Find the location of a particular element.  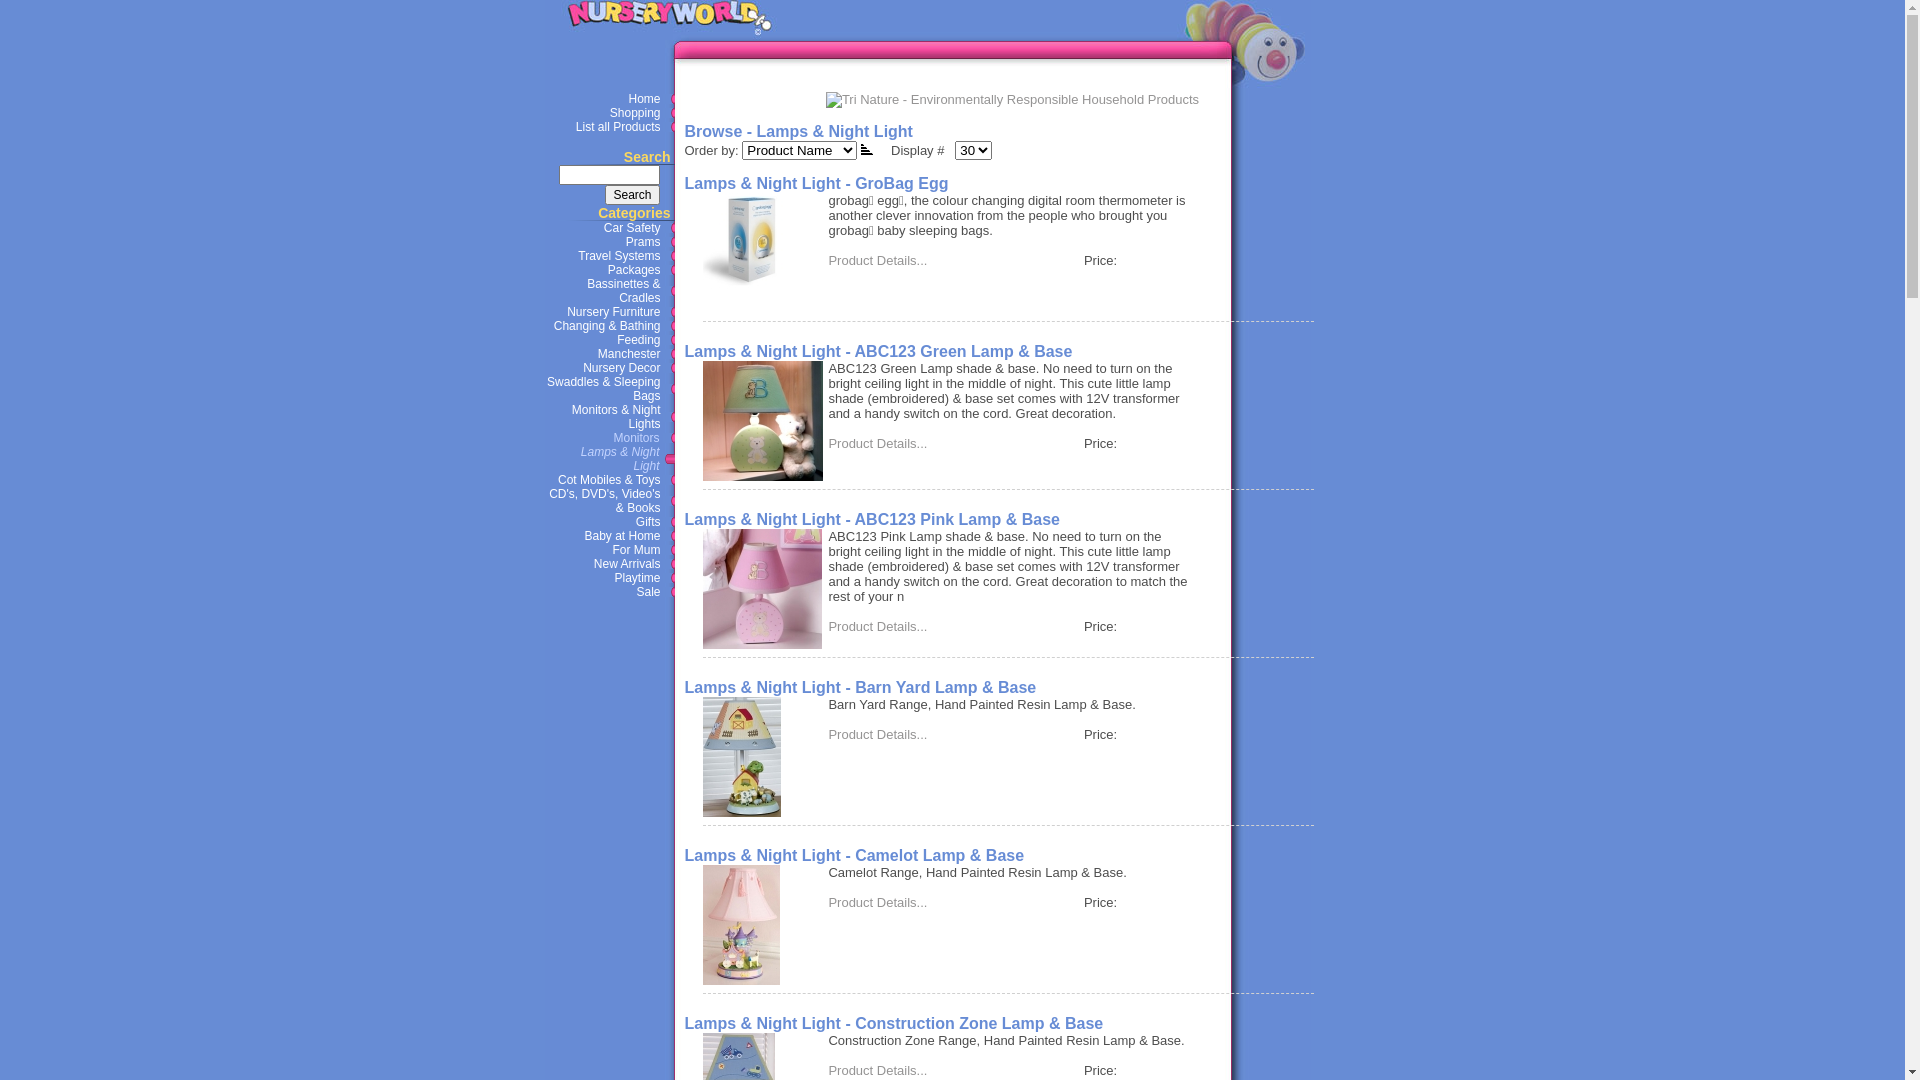

'List all Products' is located at coordinates (608, 127).